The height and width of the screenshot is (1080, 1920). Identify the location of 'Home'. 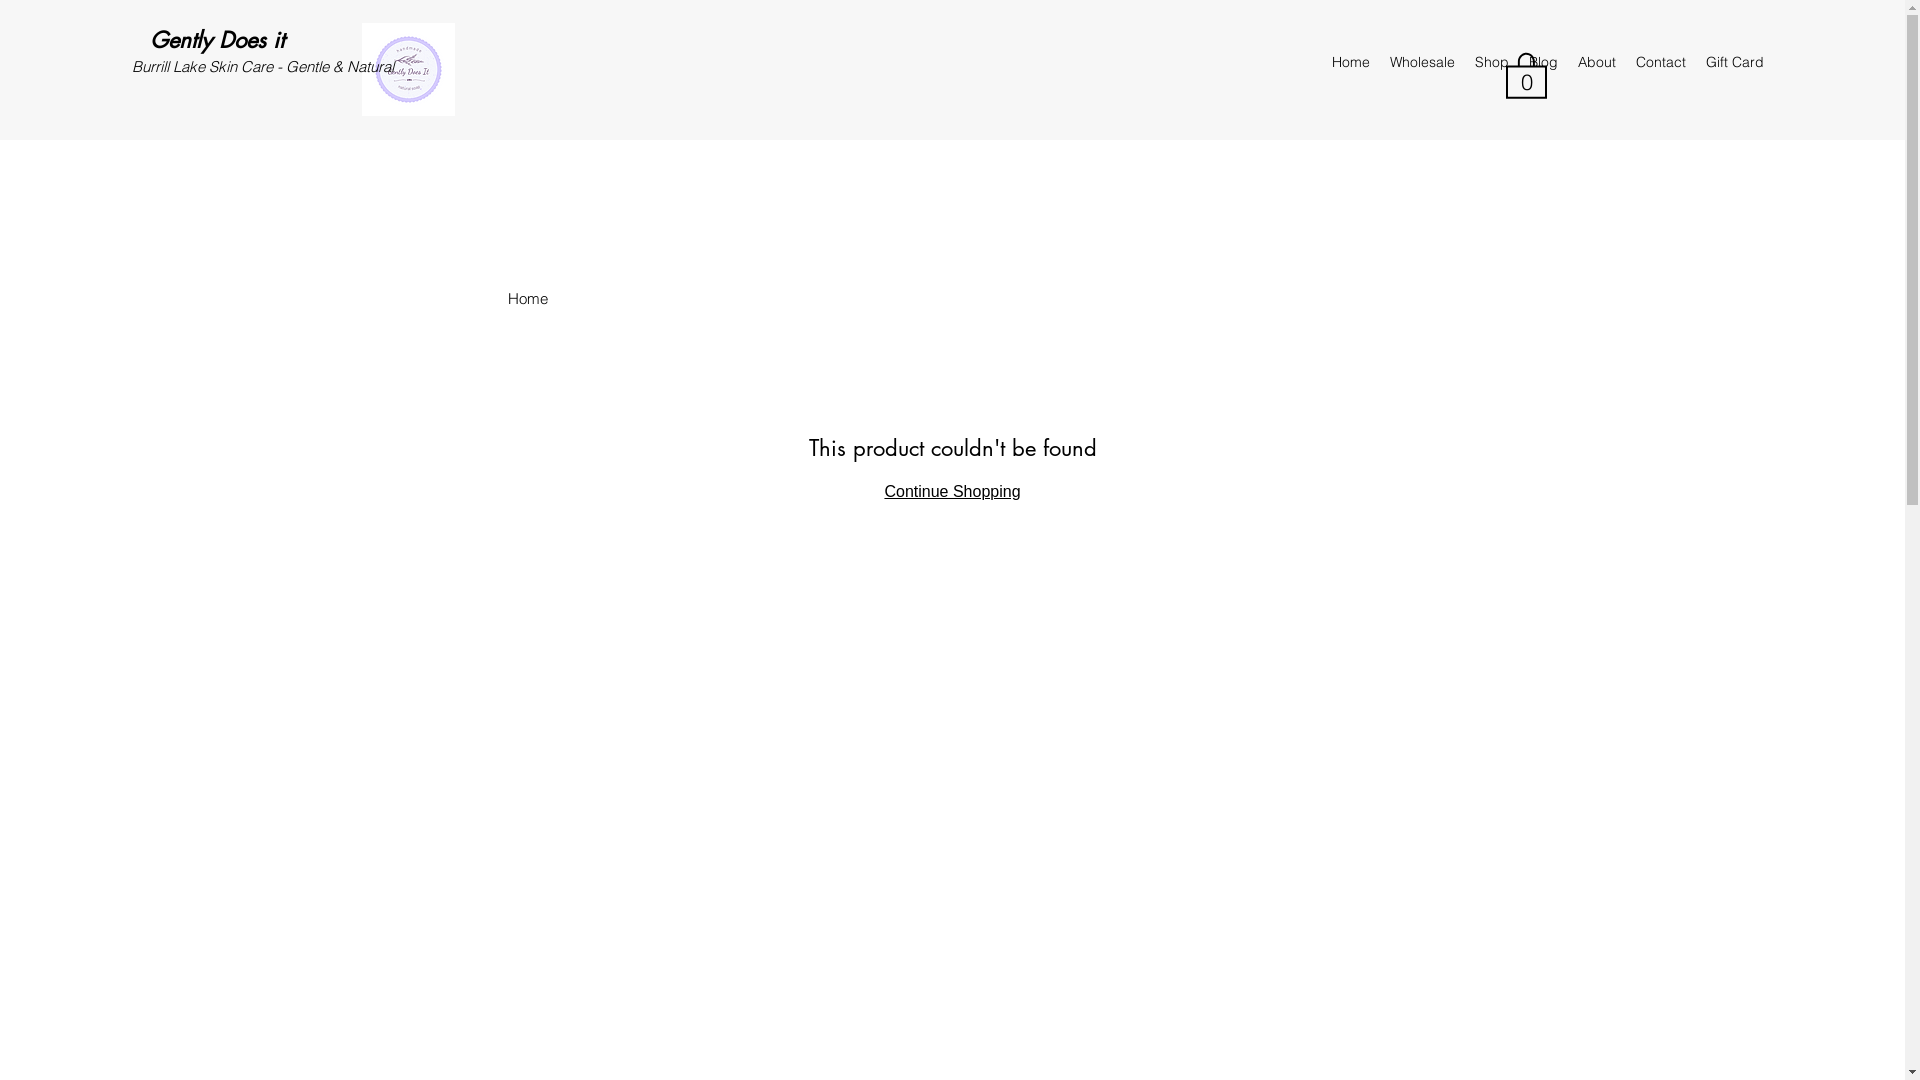
(528, 298).